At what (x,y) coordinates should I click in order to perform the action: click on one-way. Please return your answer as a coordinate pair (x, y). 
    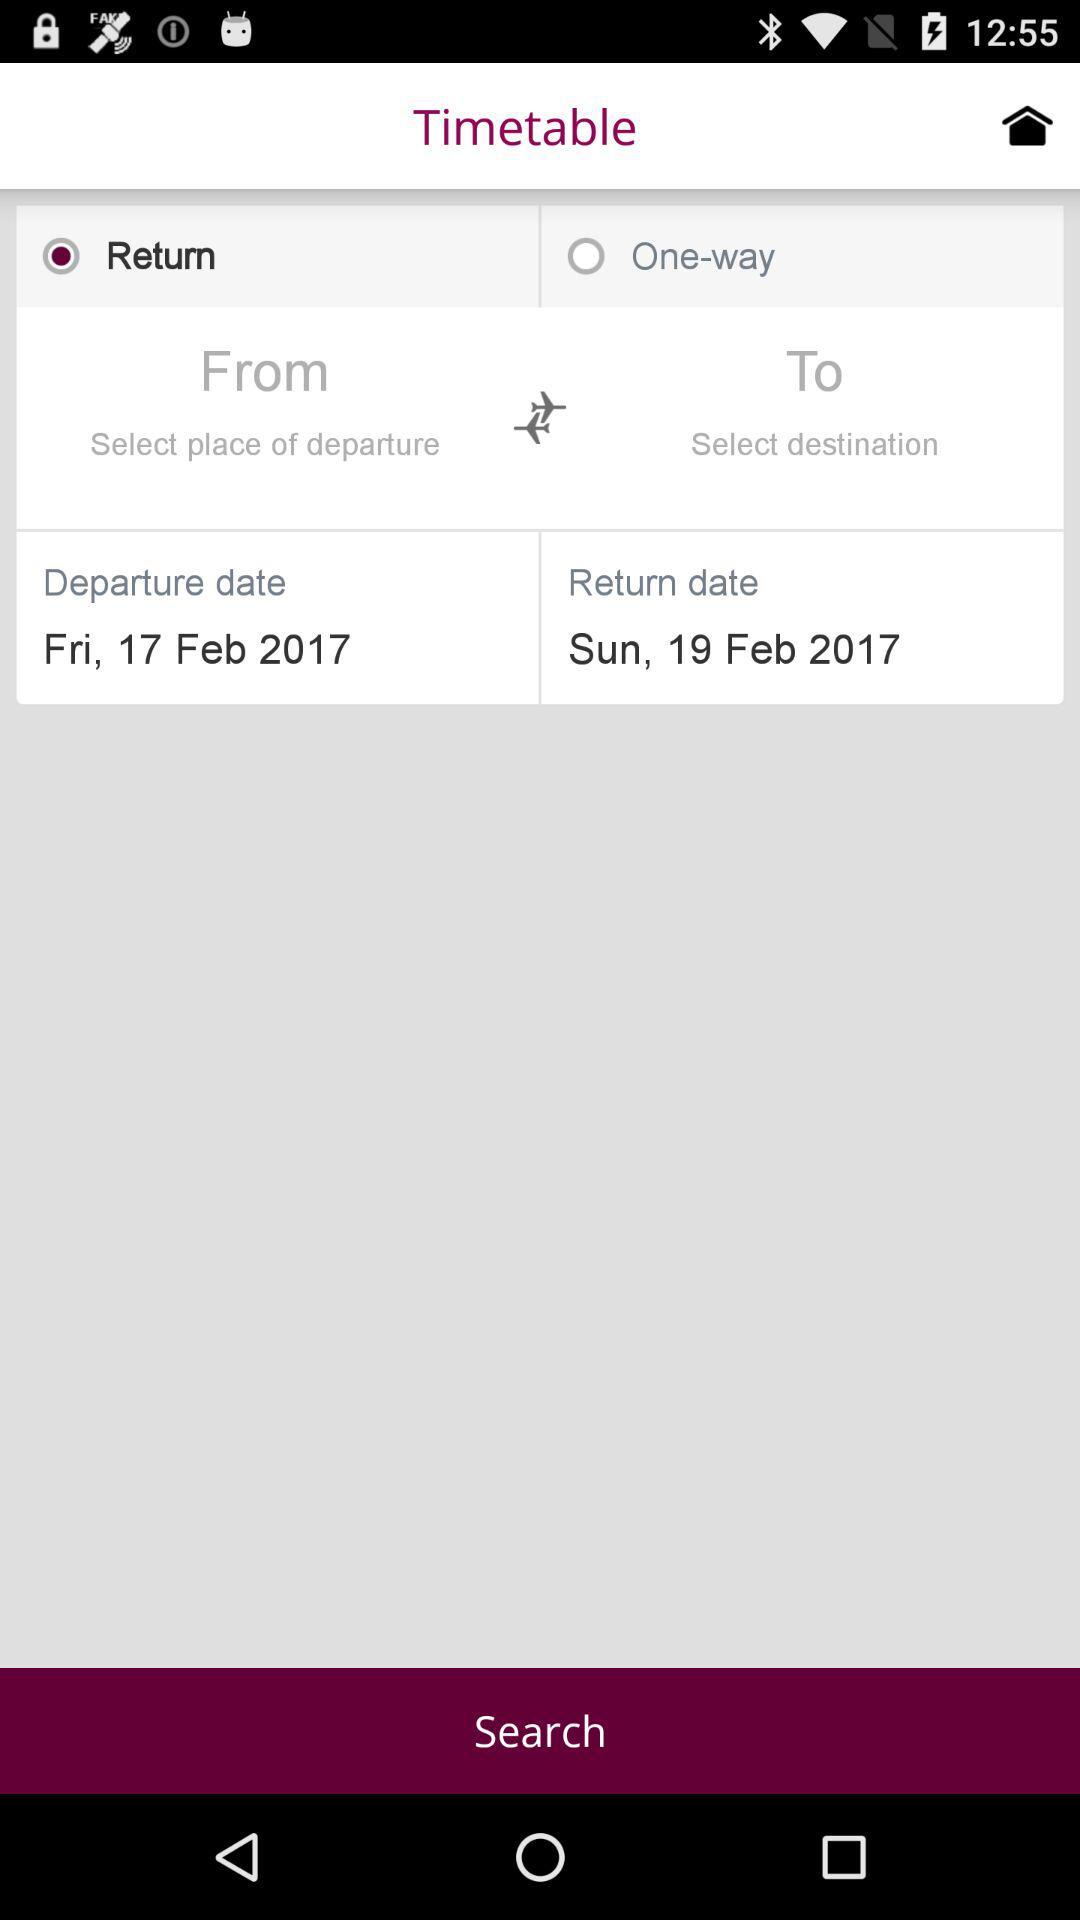
    Looking at the image, I should click on (801, 255).